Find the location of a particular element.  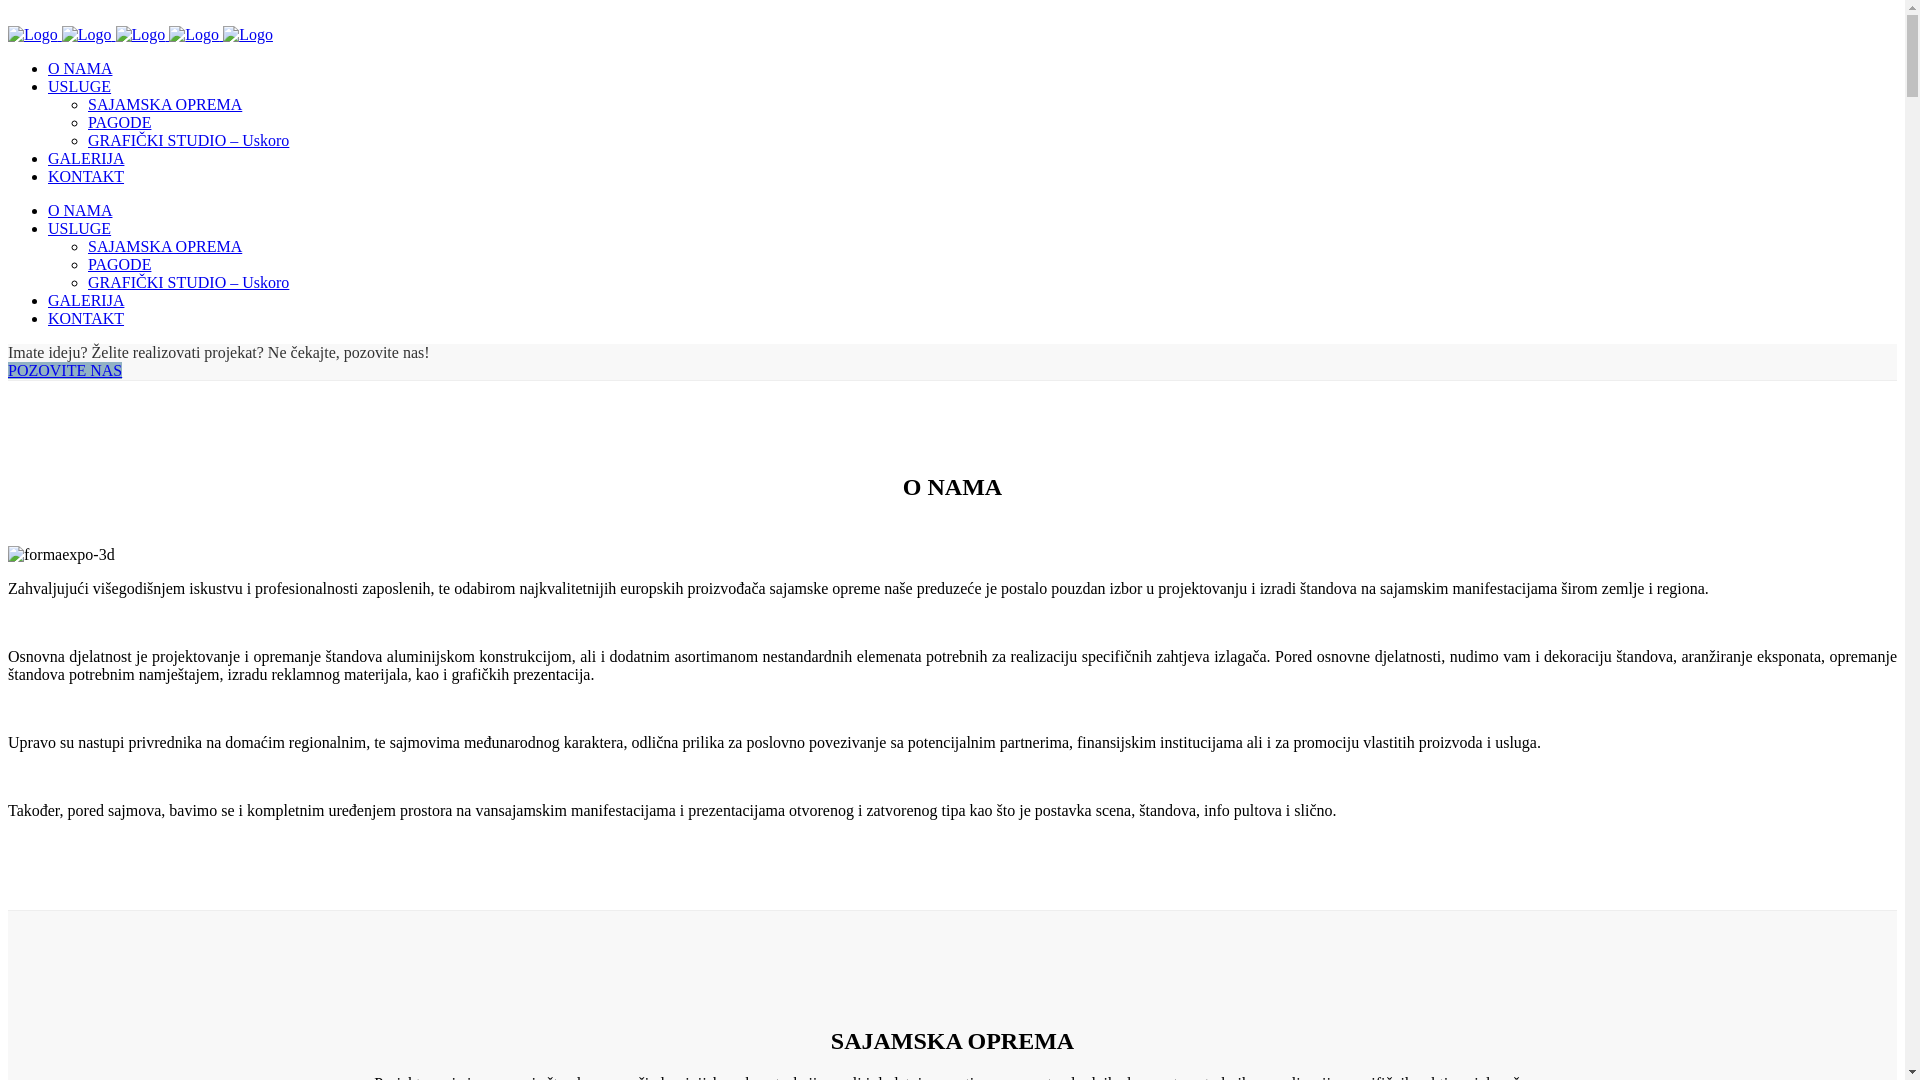

'GALERIJA' is located at coordinates (85, 157).